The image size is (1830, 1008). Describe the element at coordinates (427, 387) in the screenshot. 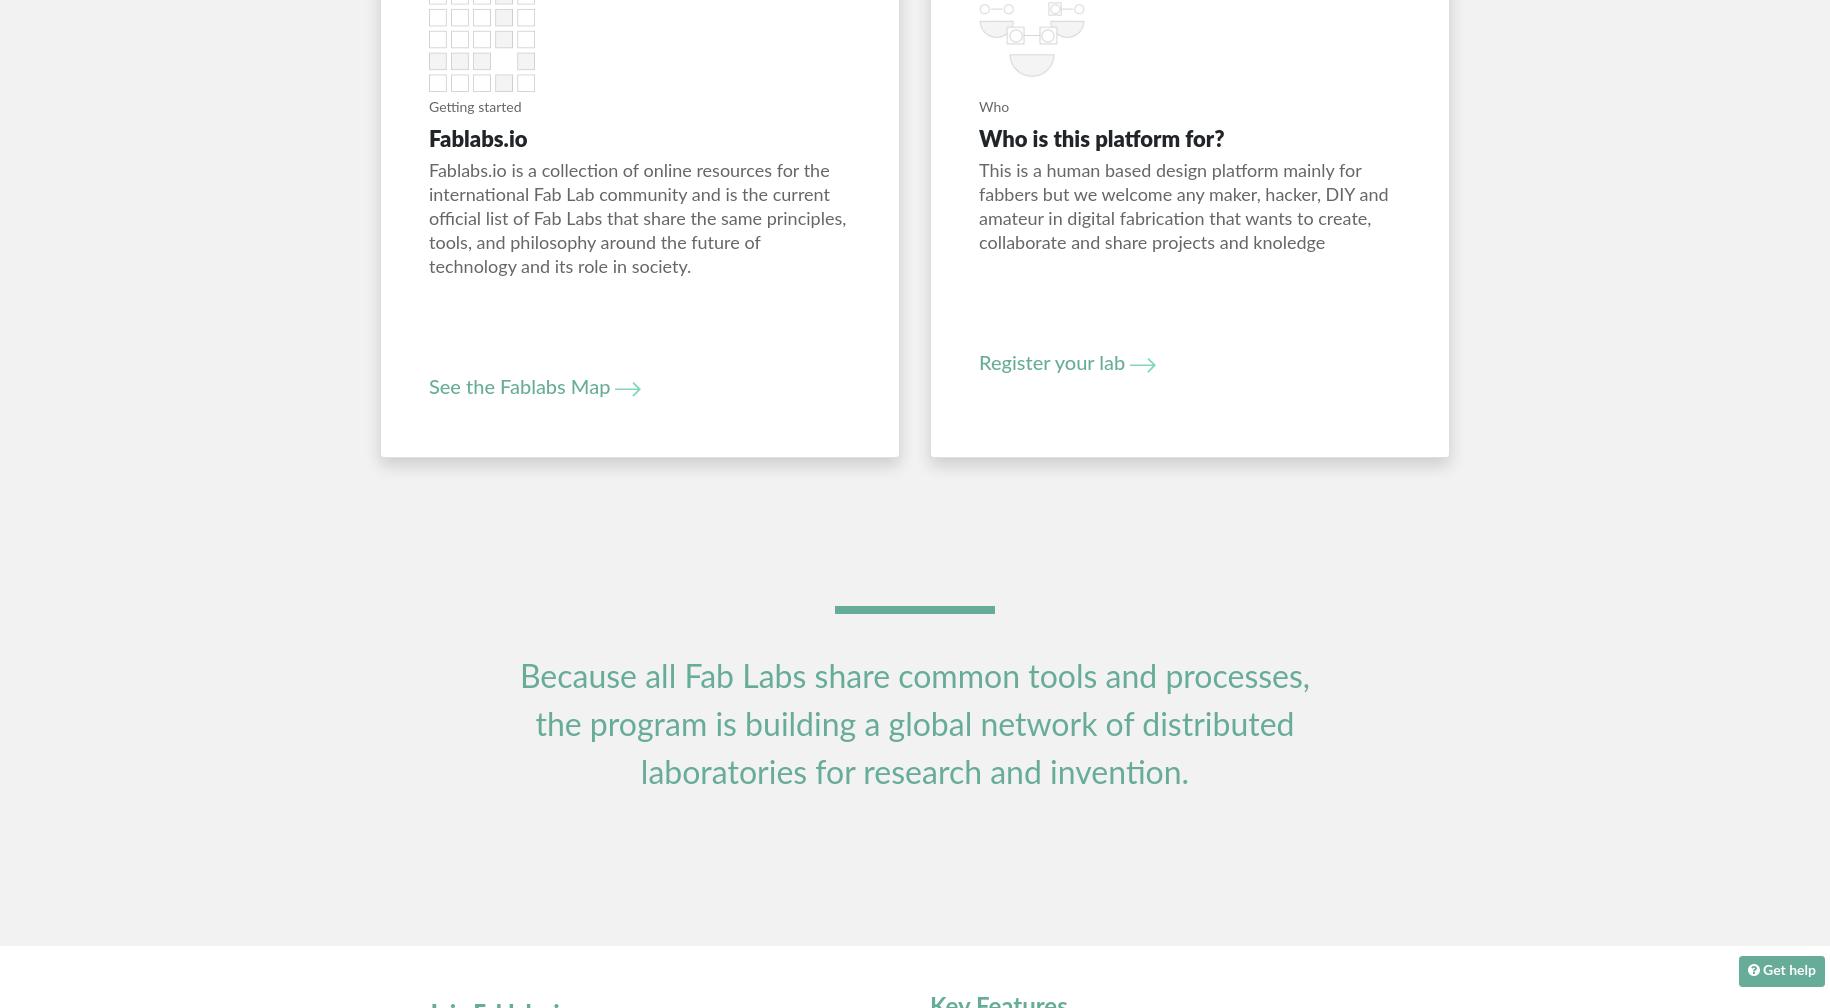

I see `'See the Fablabs Map'` at that location.